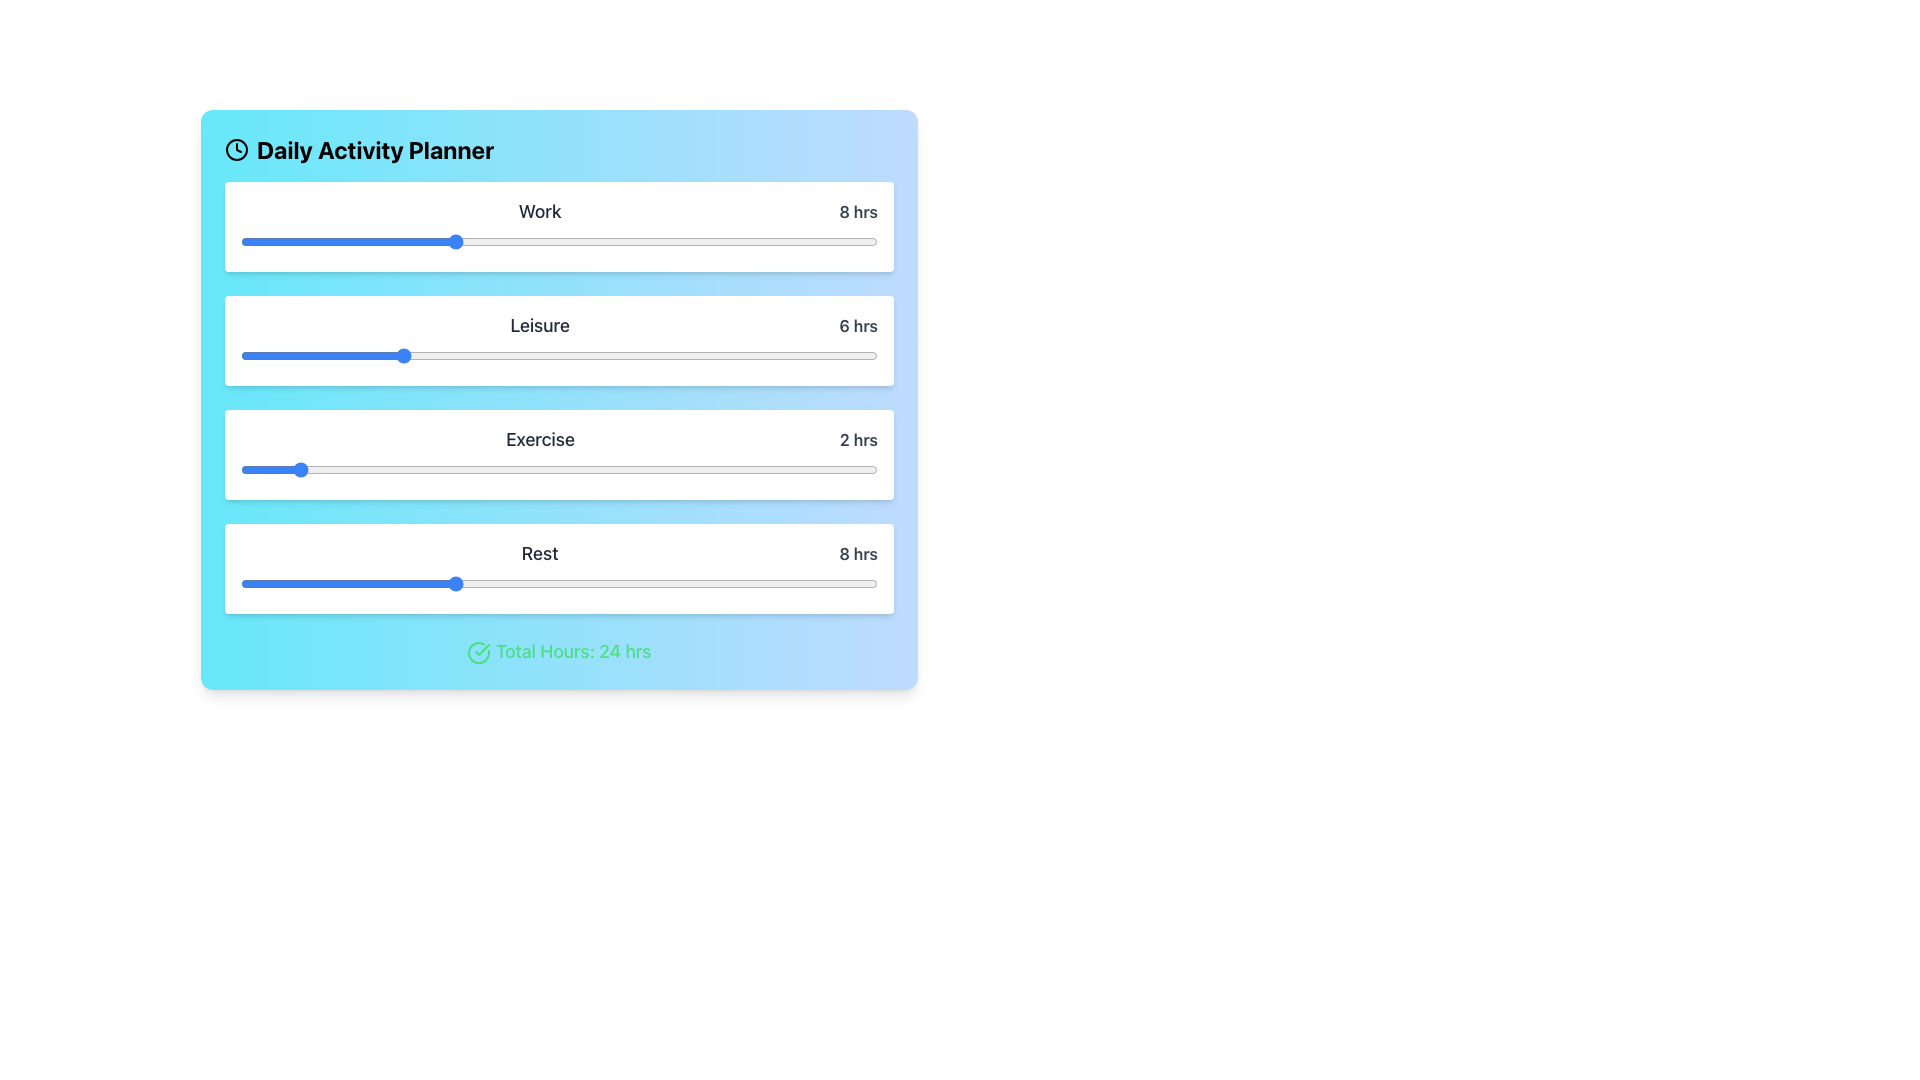 Image resolution: width=1920 pixels, height=1080 pixels. Describe the element at coordinates (797, 354) in the screenshot. I see `leisure hours` at that location.